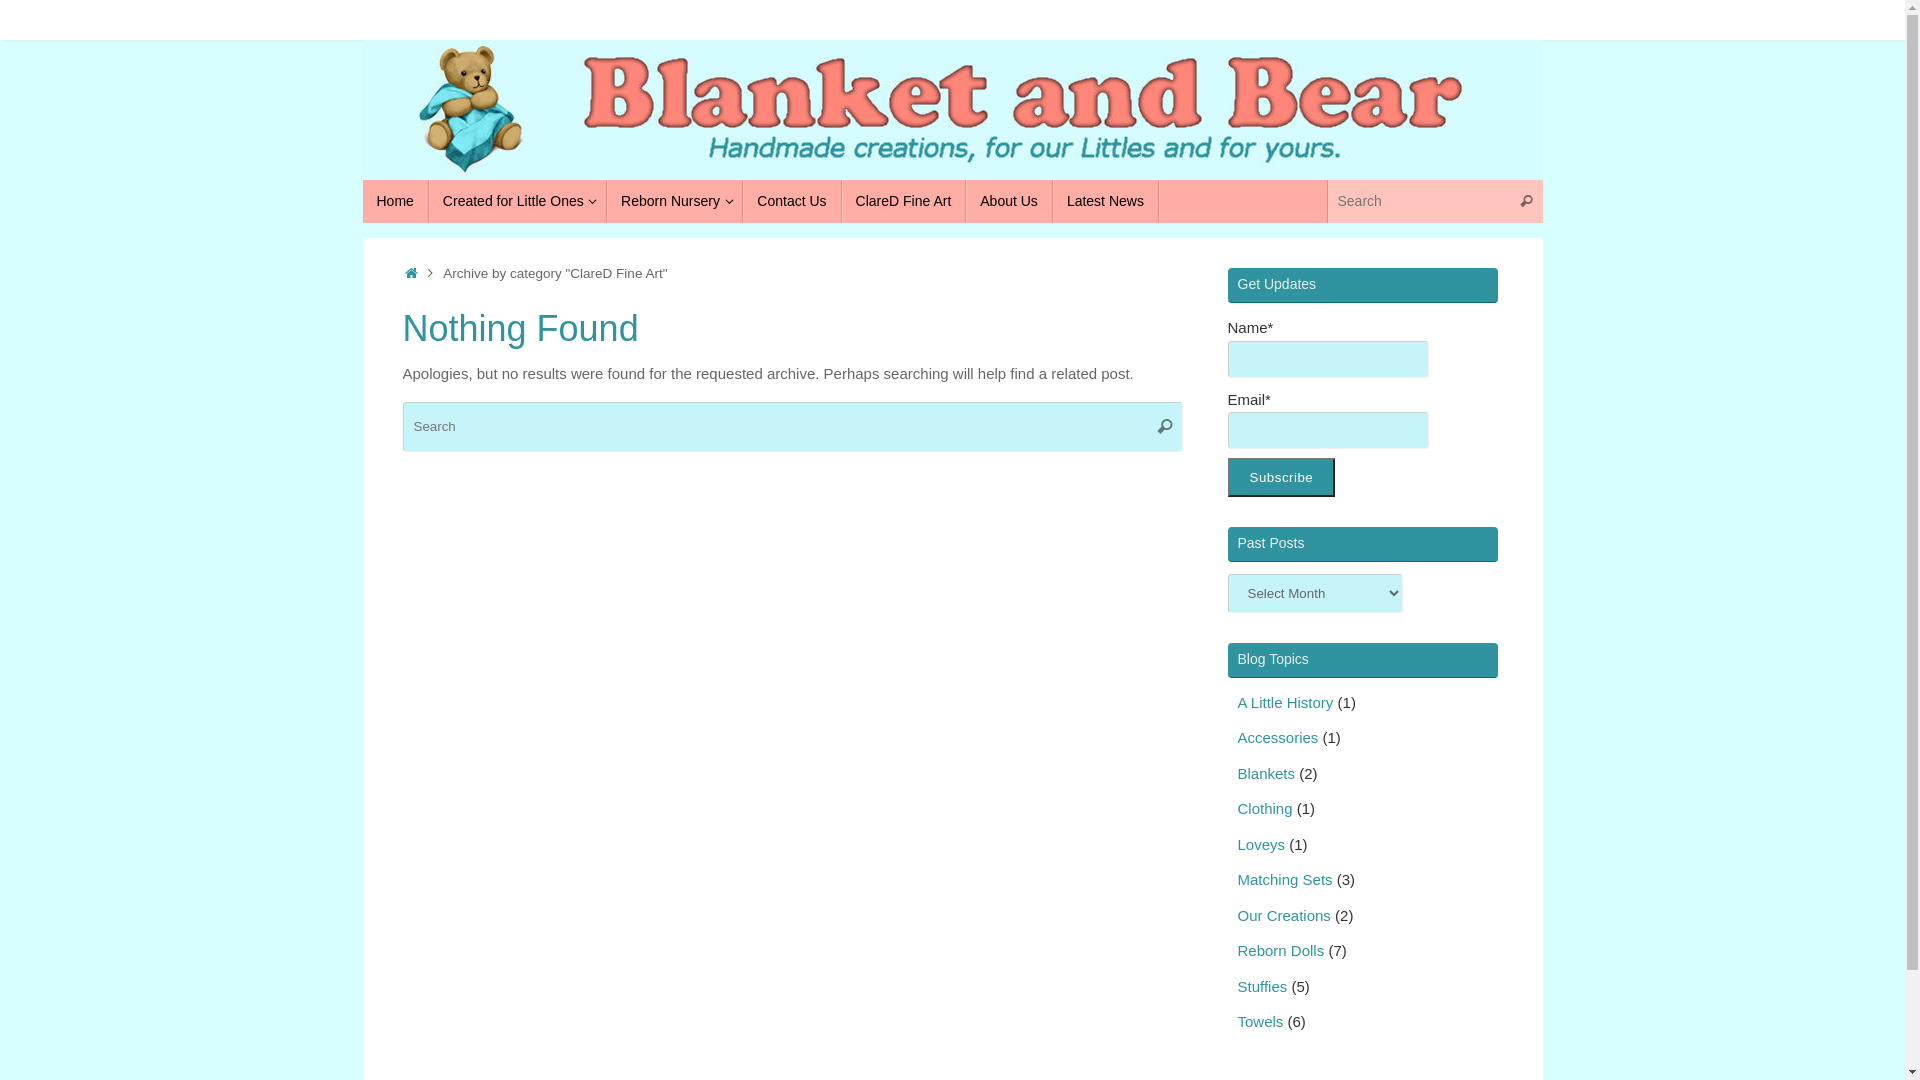 Image resolution: width=1920 pixels, height=1080 pixels. Describe the element at coordinates (1237, 772) in the screenshot. I see `'Blankets'` at that location.